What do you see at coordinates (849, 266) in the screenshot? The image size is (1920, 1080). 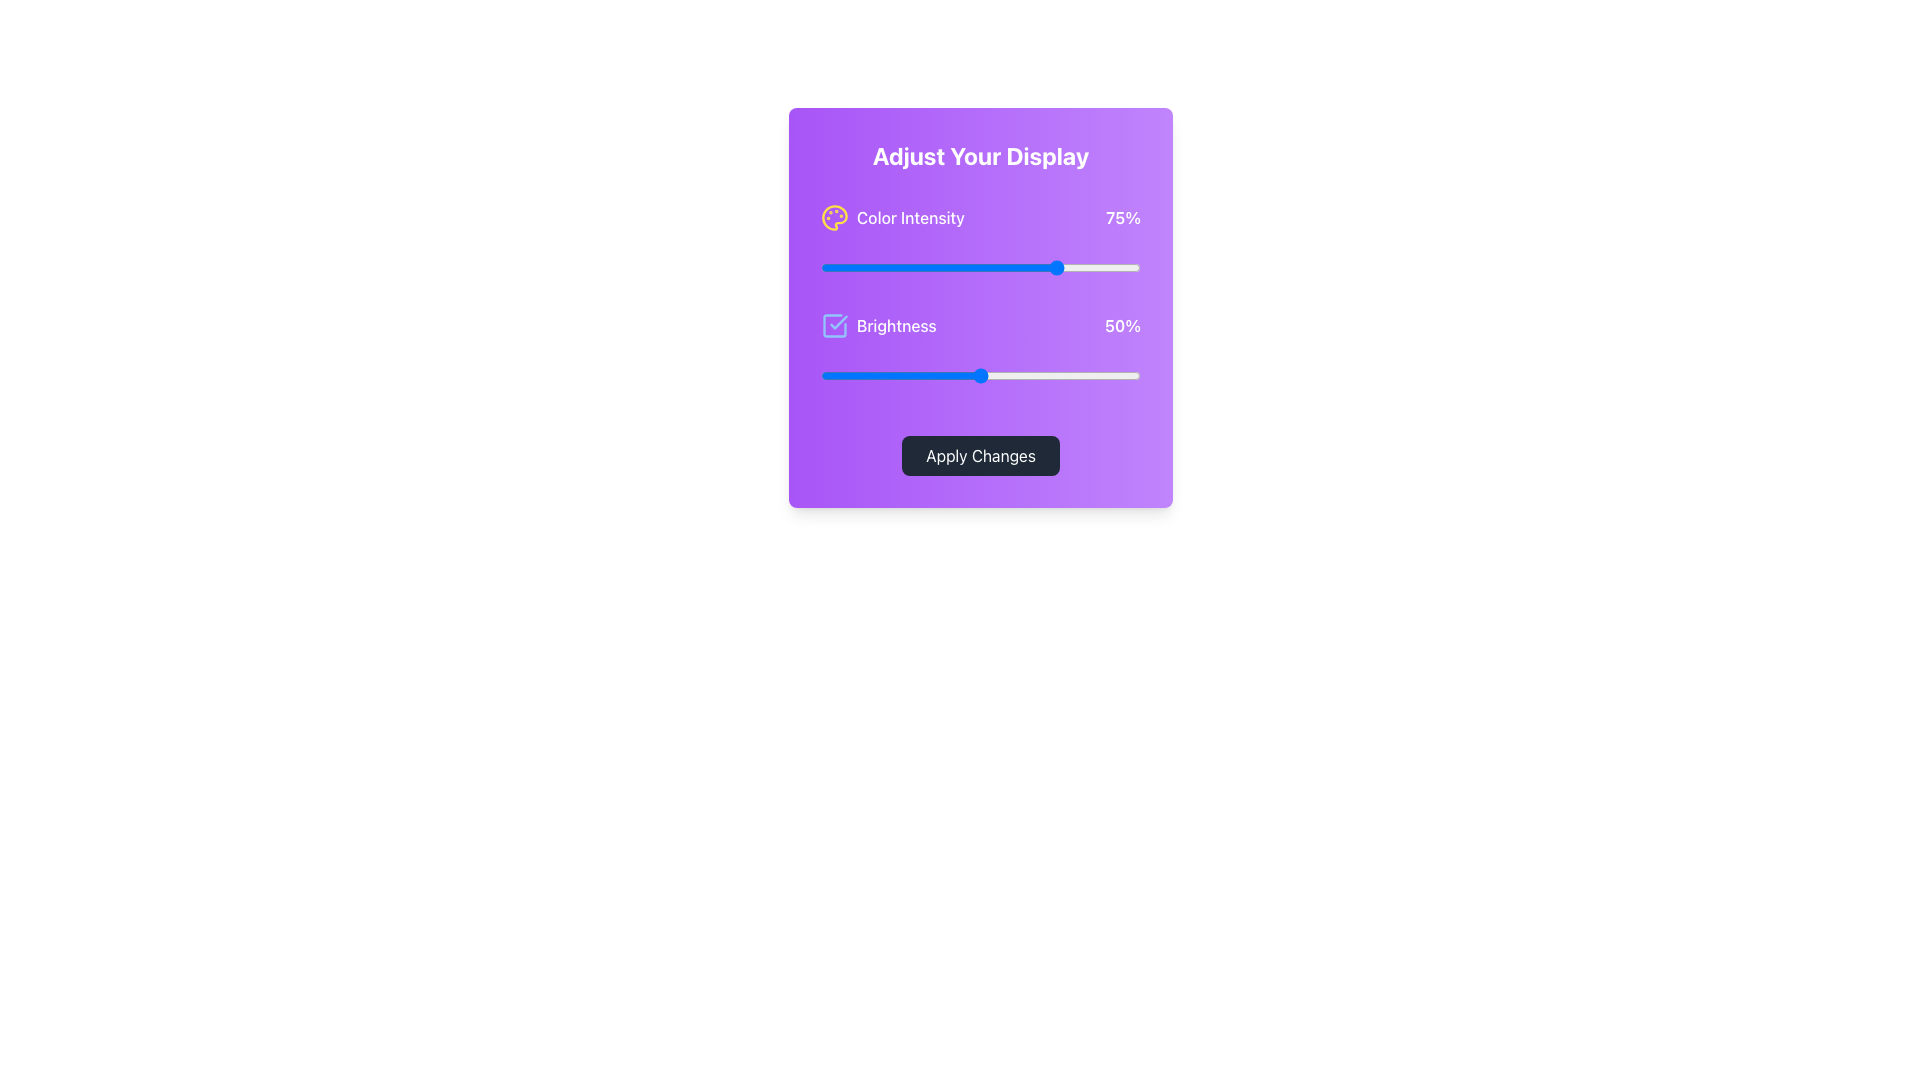 I see `the slider` at bounding box center [849, 266].